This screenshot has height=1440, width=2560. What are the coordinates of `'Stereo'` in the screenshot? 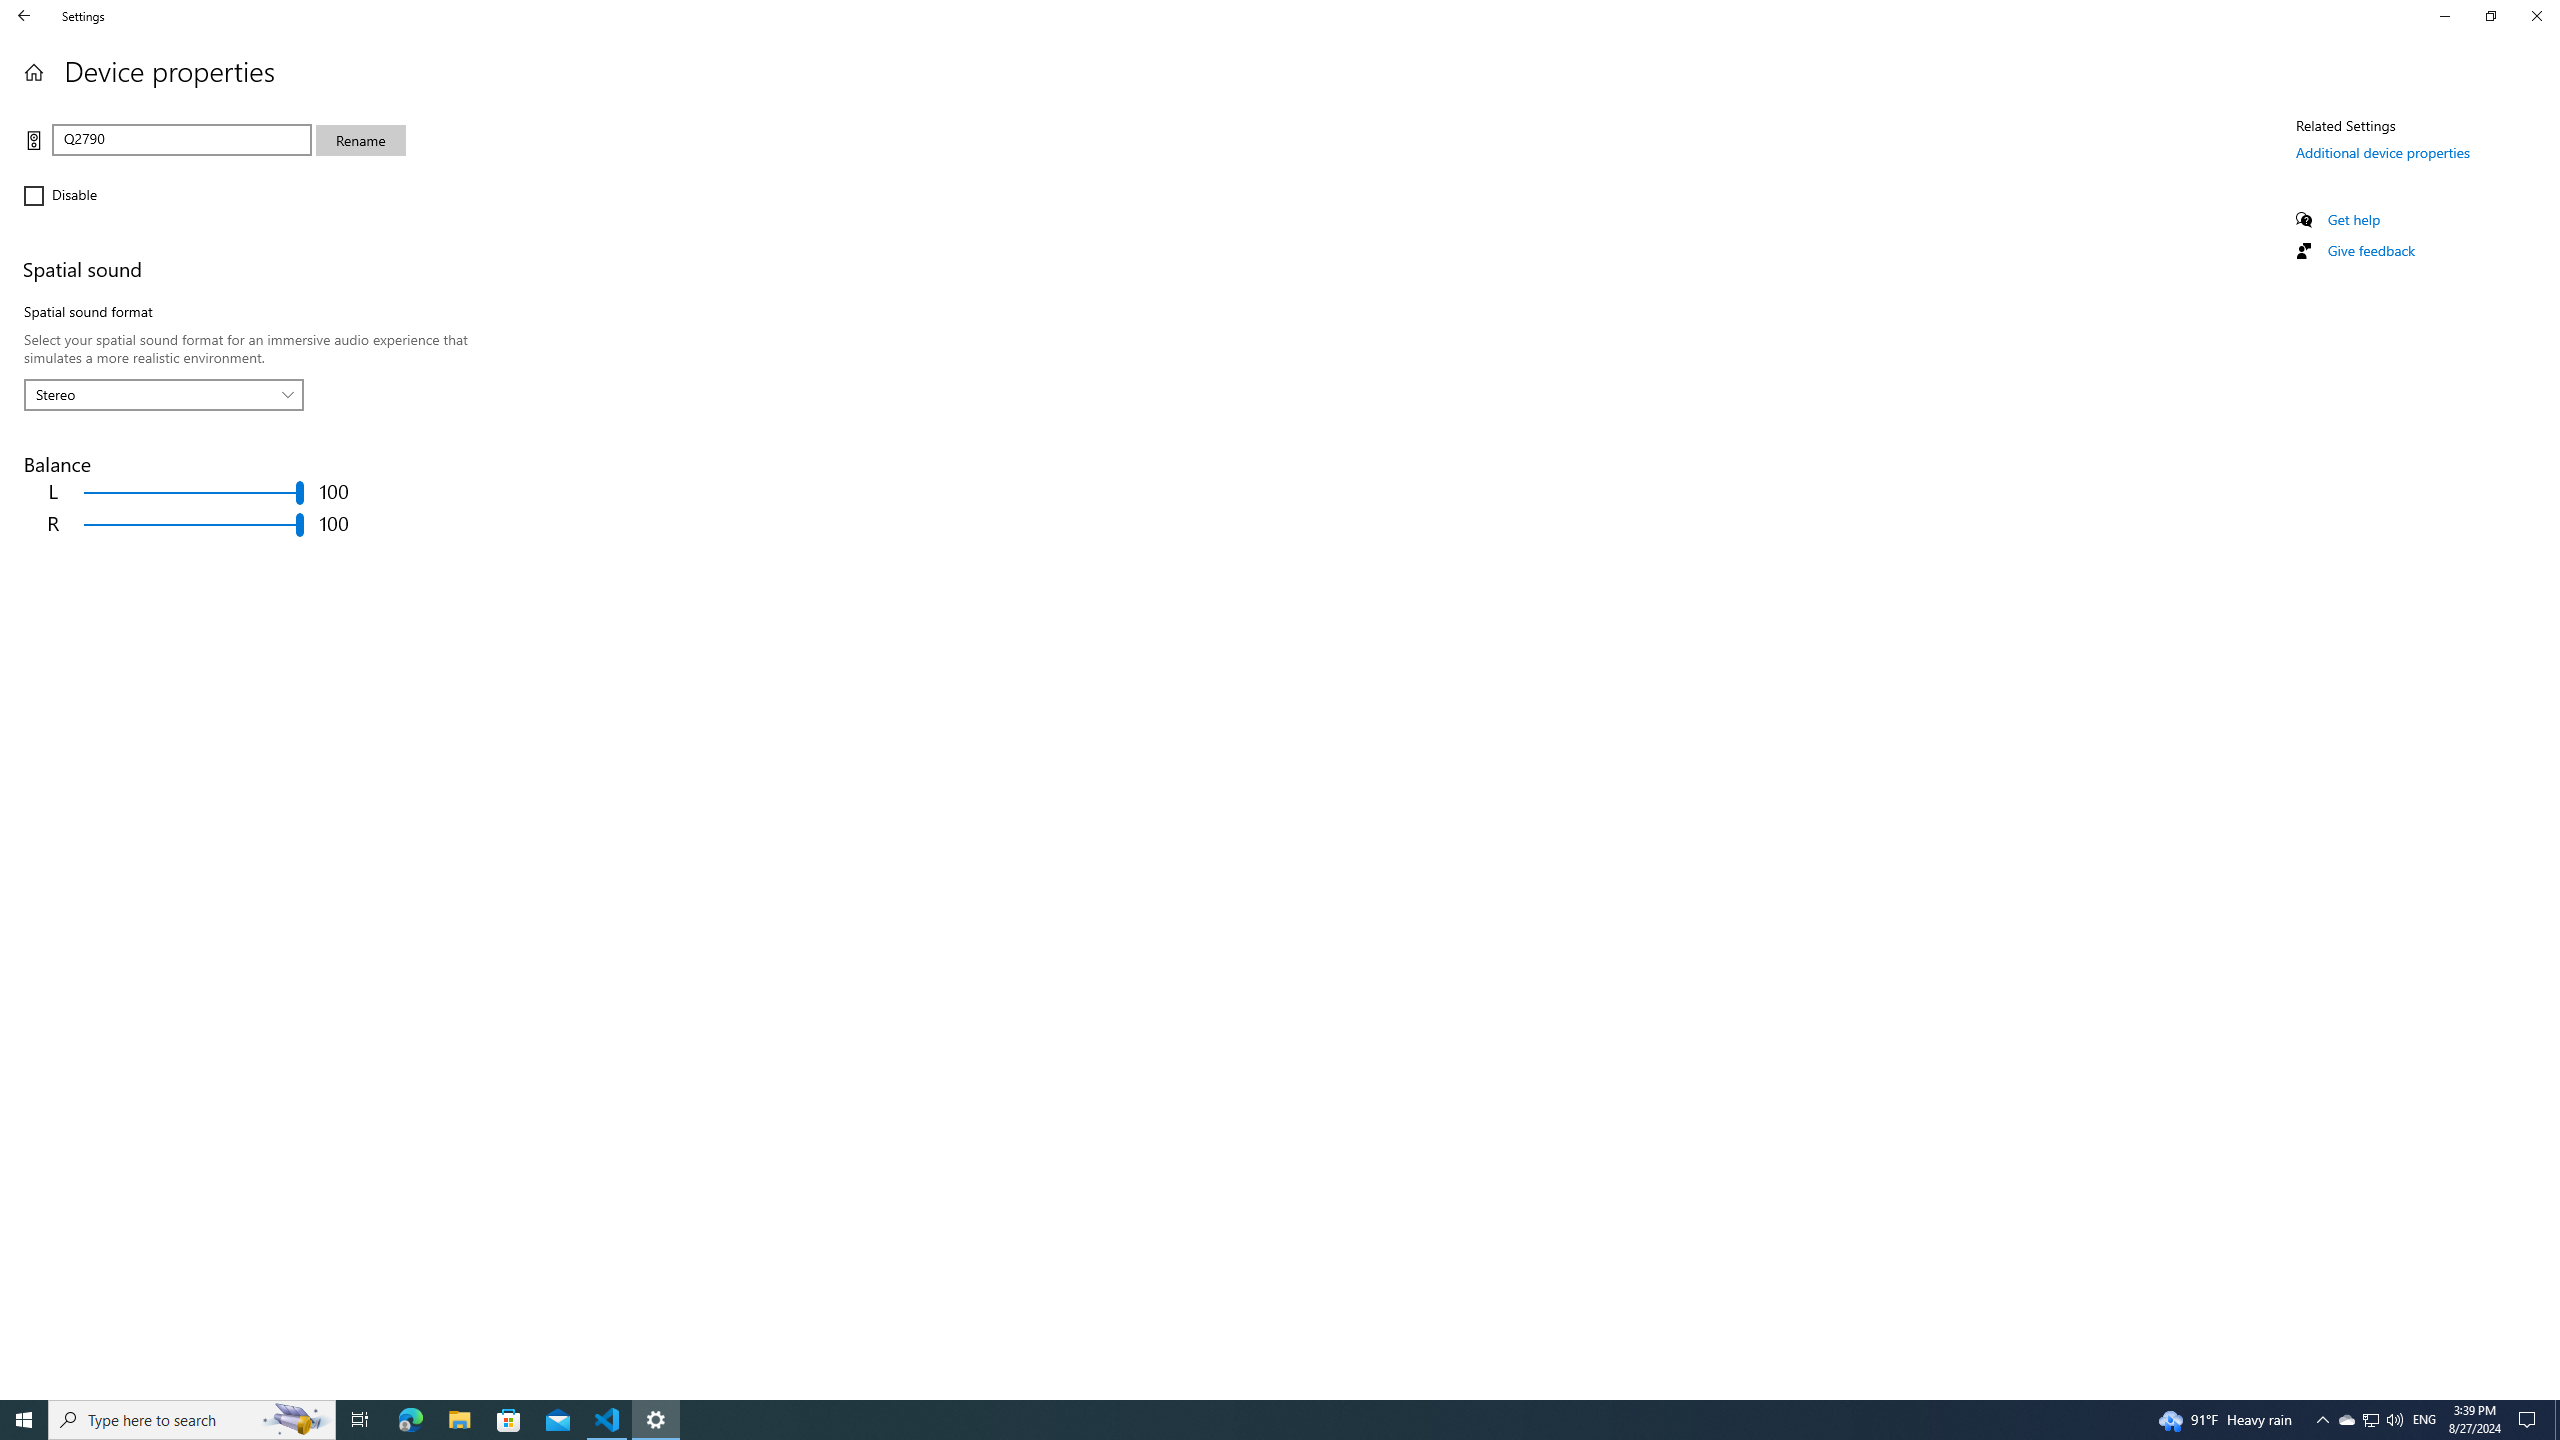 It's located at (152, 394).